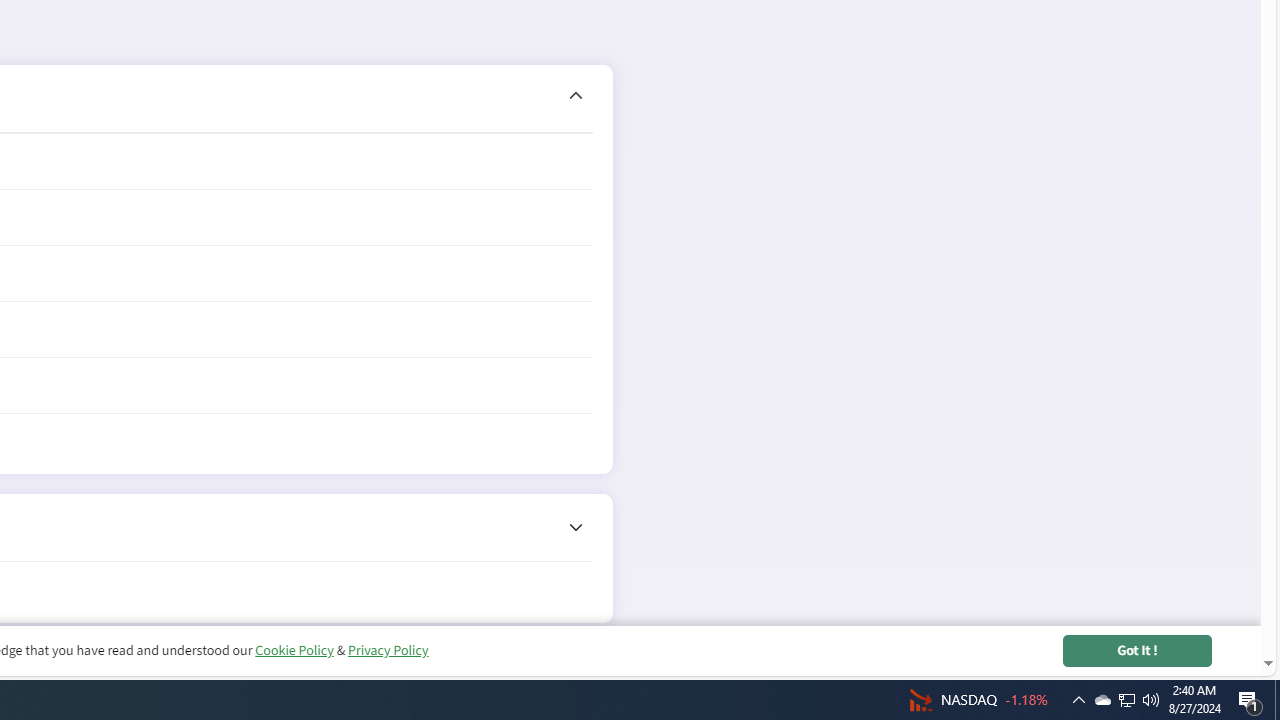 The width and height of the screenshot is (1280, 720). Describe the element at coordinates (387, 650) in the screenshot. I see `'Privacy Policy'` at that location.